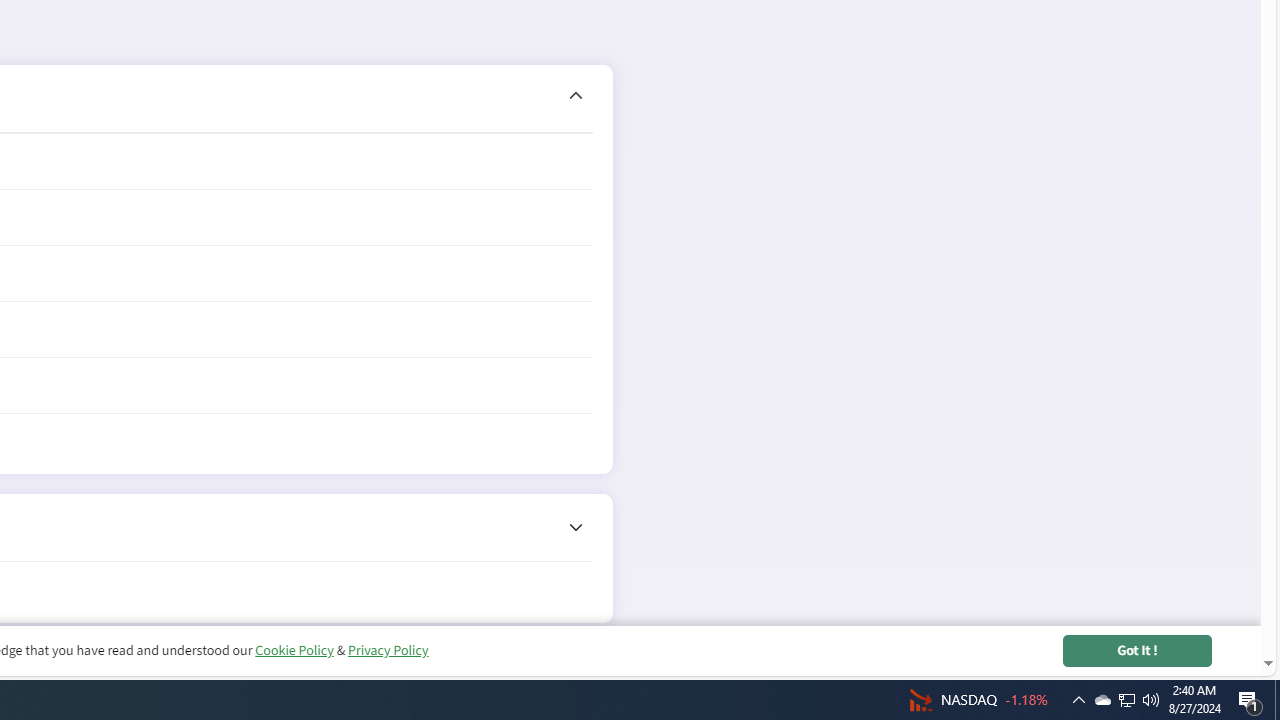 The width and height of the screenshot is (1280, 720). Describe the element at coordinates (387, 650) in the screenshot. I see `'Privacy Policy'` at that location.